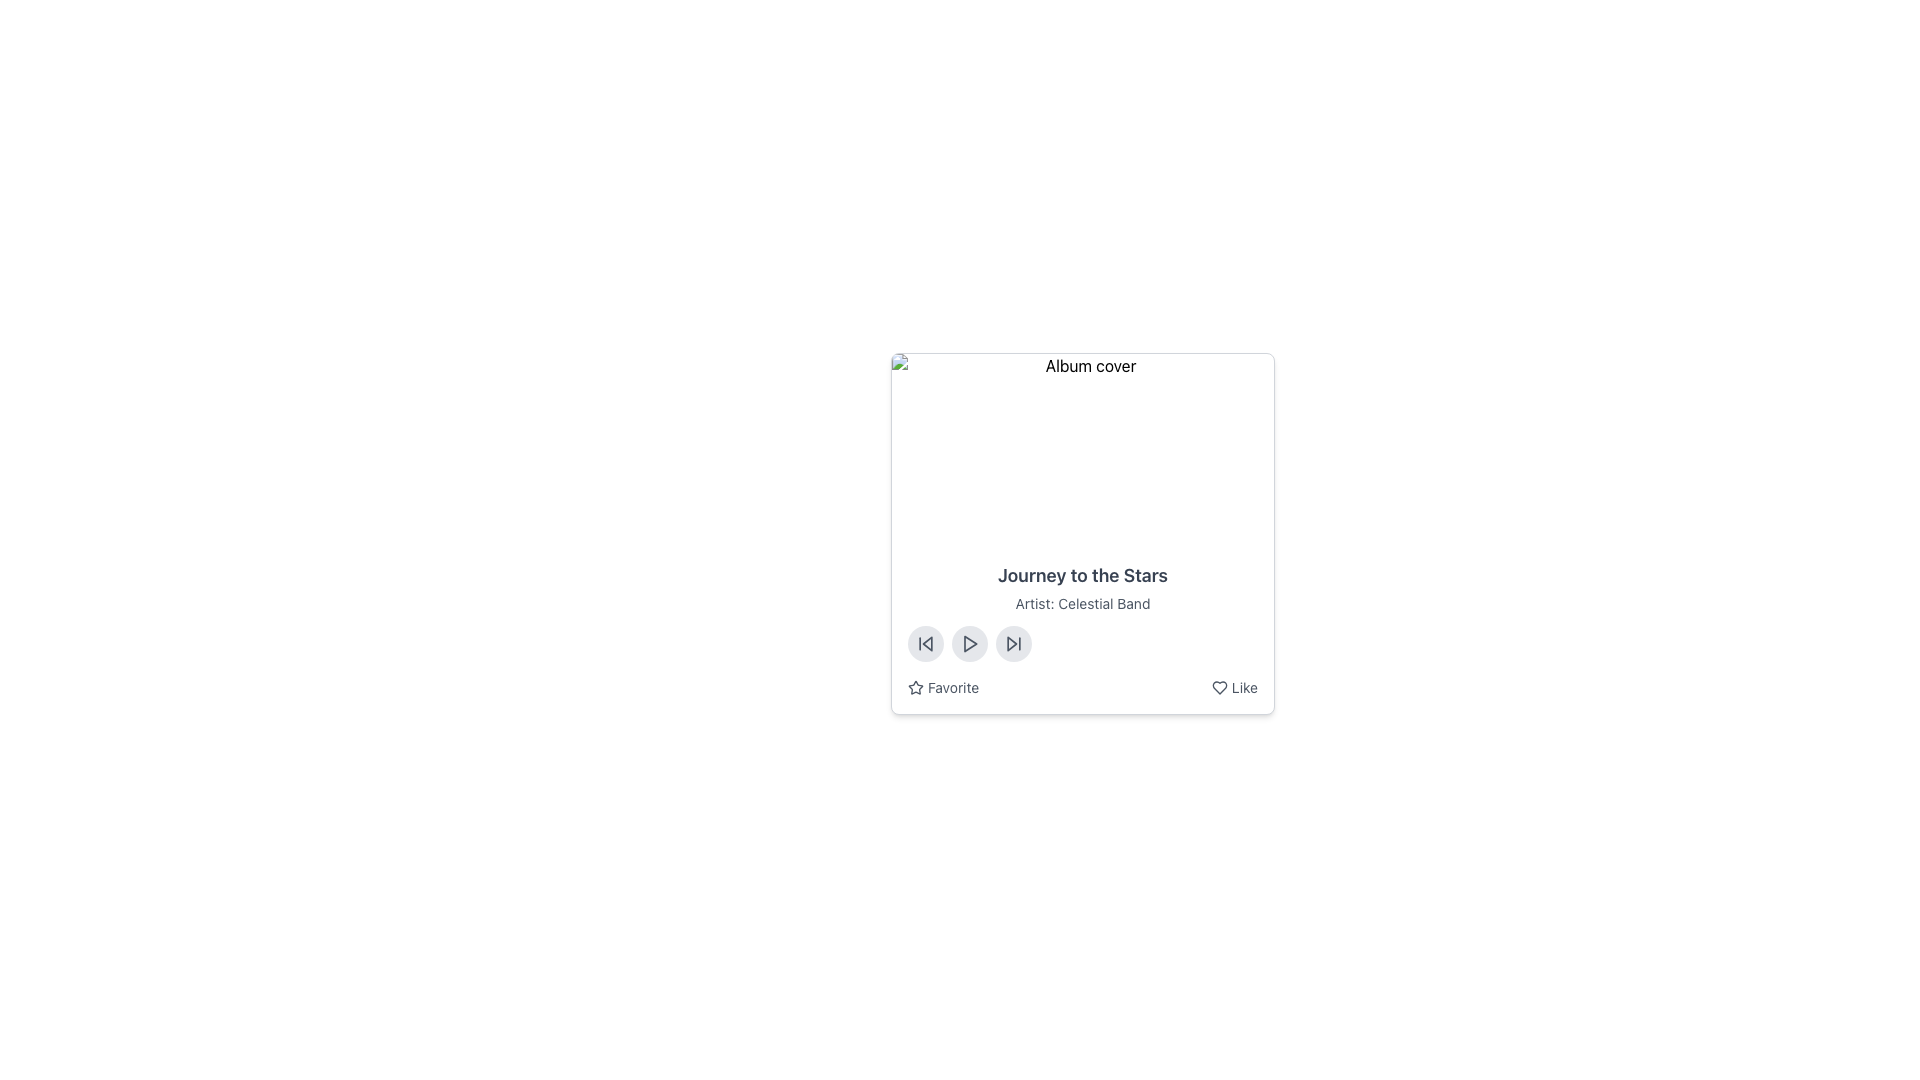  What do you see at coordinates (969, 644) in the screenshot?
I see `the triangular play icon located within a circular button at the bottom of the music track detail card` at bounding box center [969, 644].